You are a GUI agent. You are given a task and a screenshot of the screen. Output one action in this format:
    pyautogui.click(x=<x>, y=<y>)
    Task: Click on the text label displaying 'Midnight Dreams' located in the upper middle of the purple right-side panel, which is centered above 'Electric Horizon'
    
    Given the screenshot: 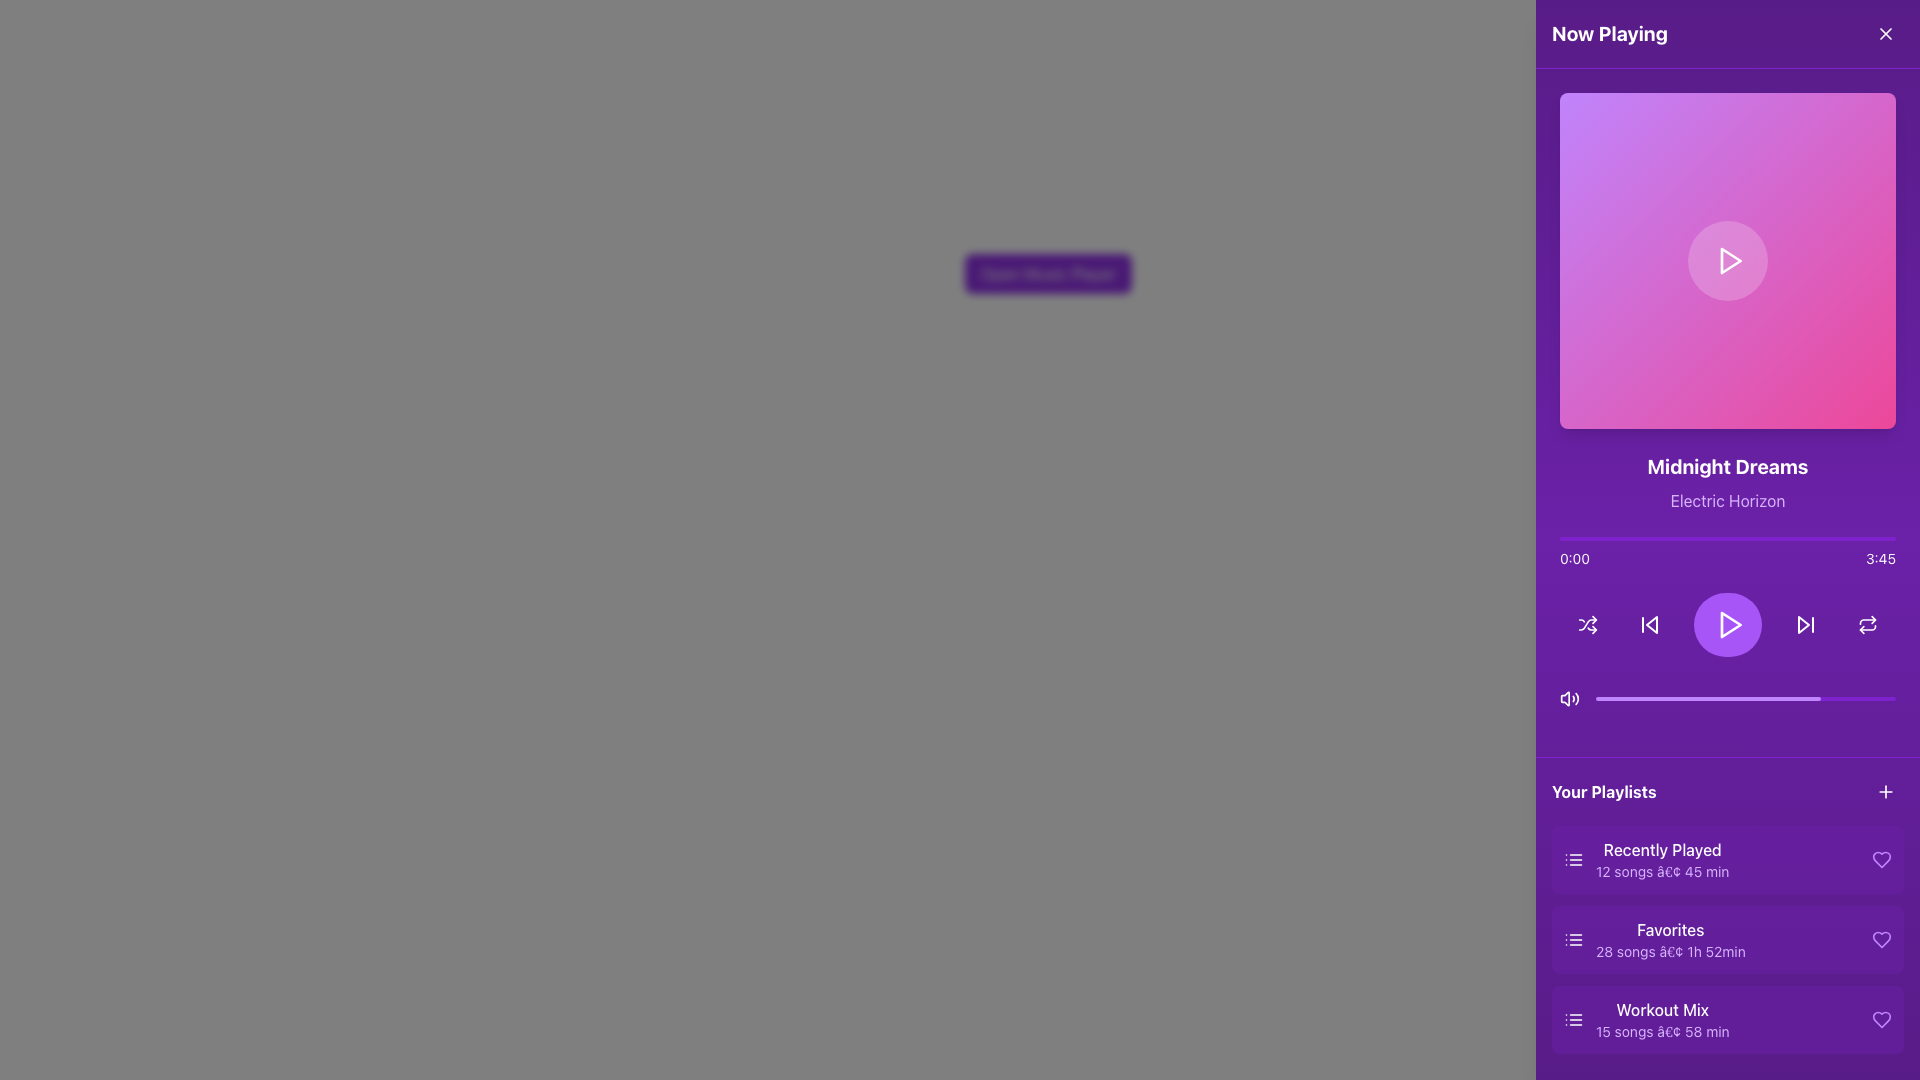 What is the action you would take?
    pyautogui.click(x=1727, y=466)
    